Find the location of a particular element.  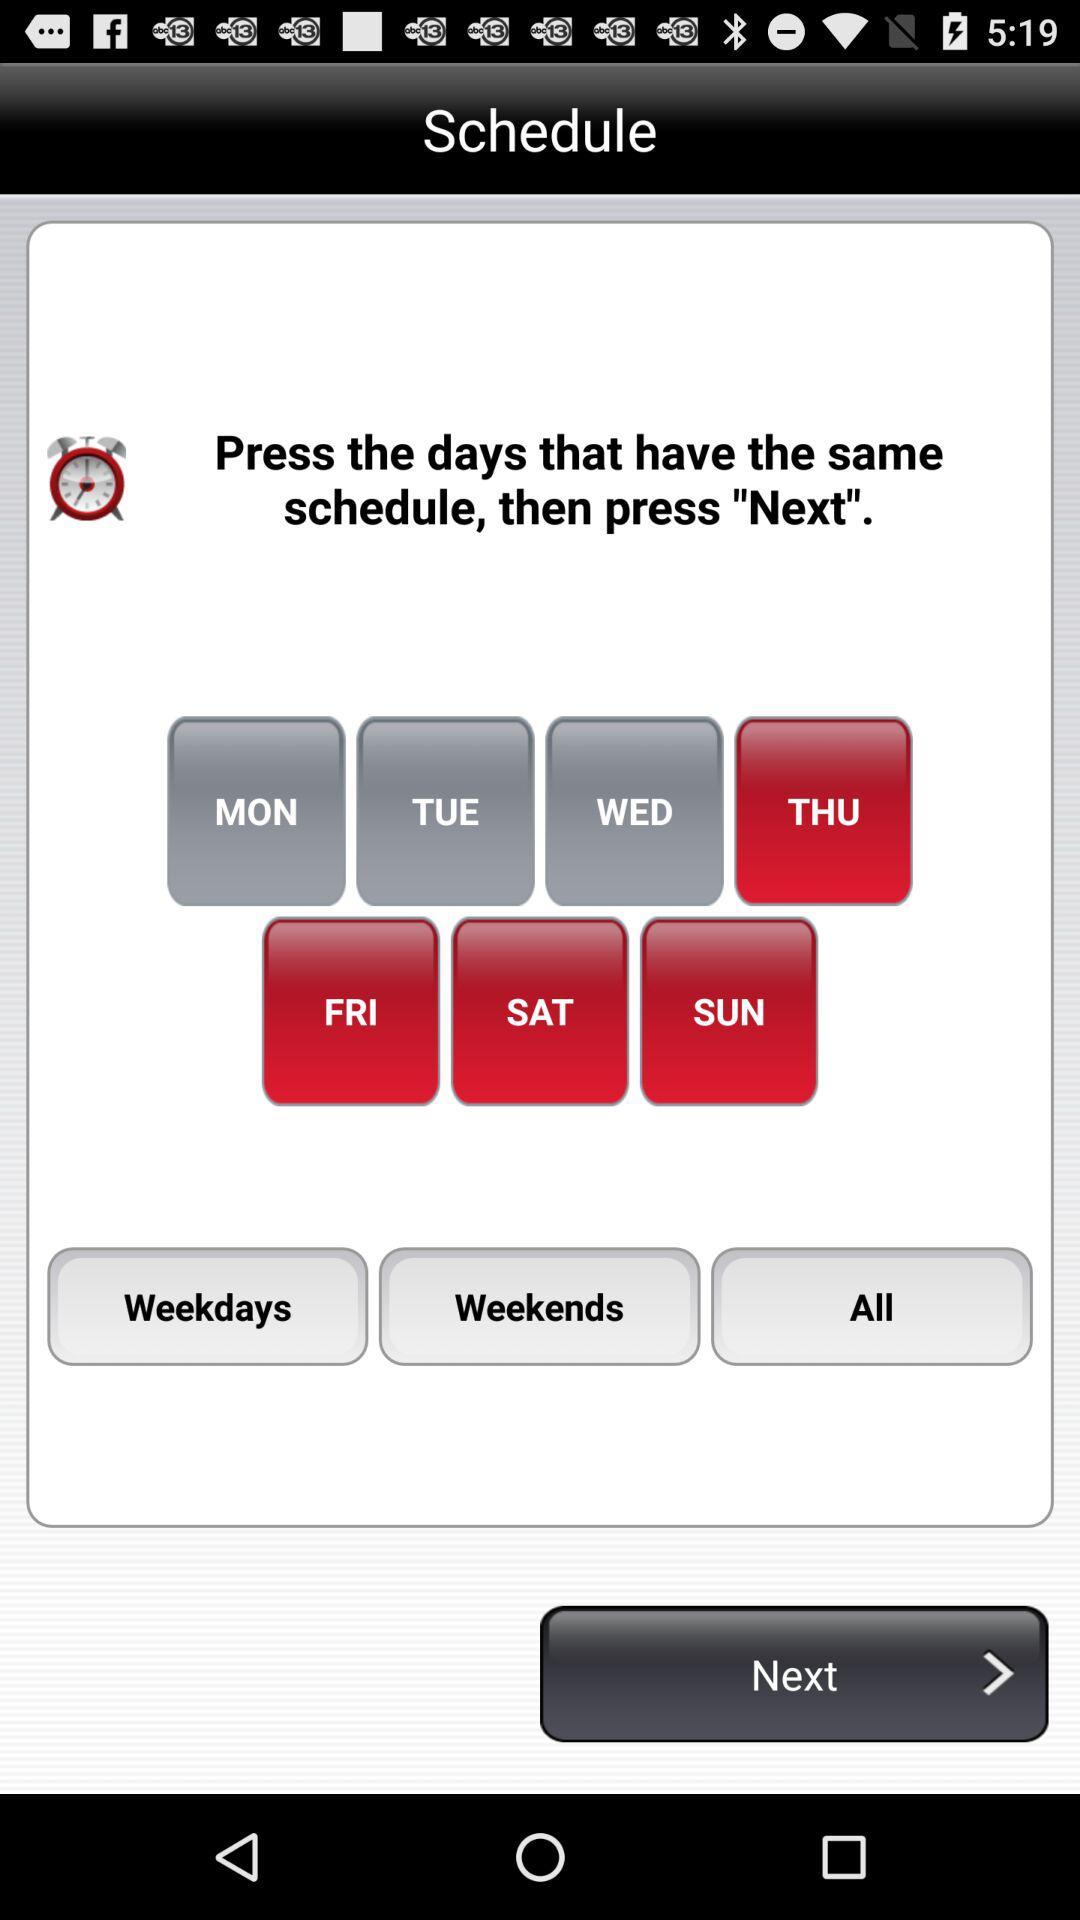

item to the left of the all icon is located at coordinates (538, 1306).